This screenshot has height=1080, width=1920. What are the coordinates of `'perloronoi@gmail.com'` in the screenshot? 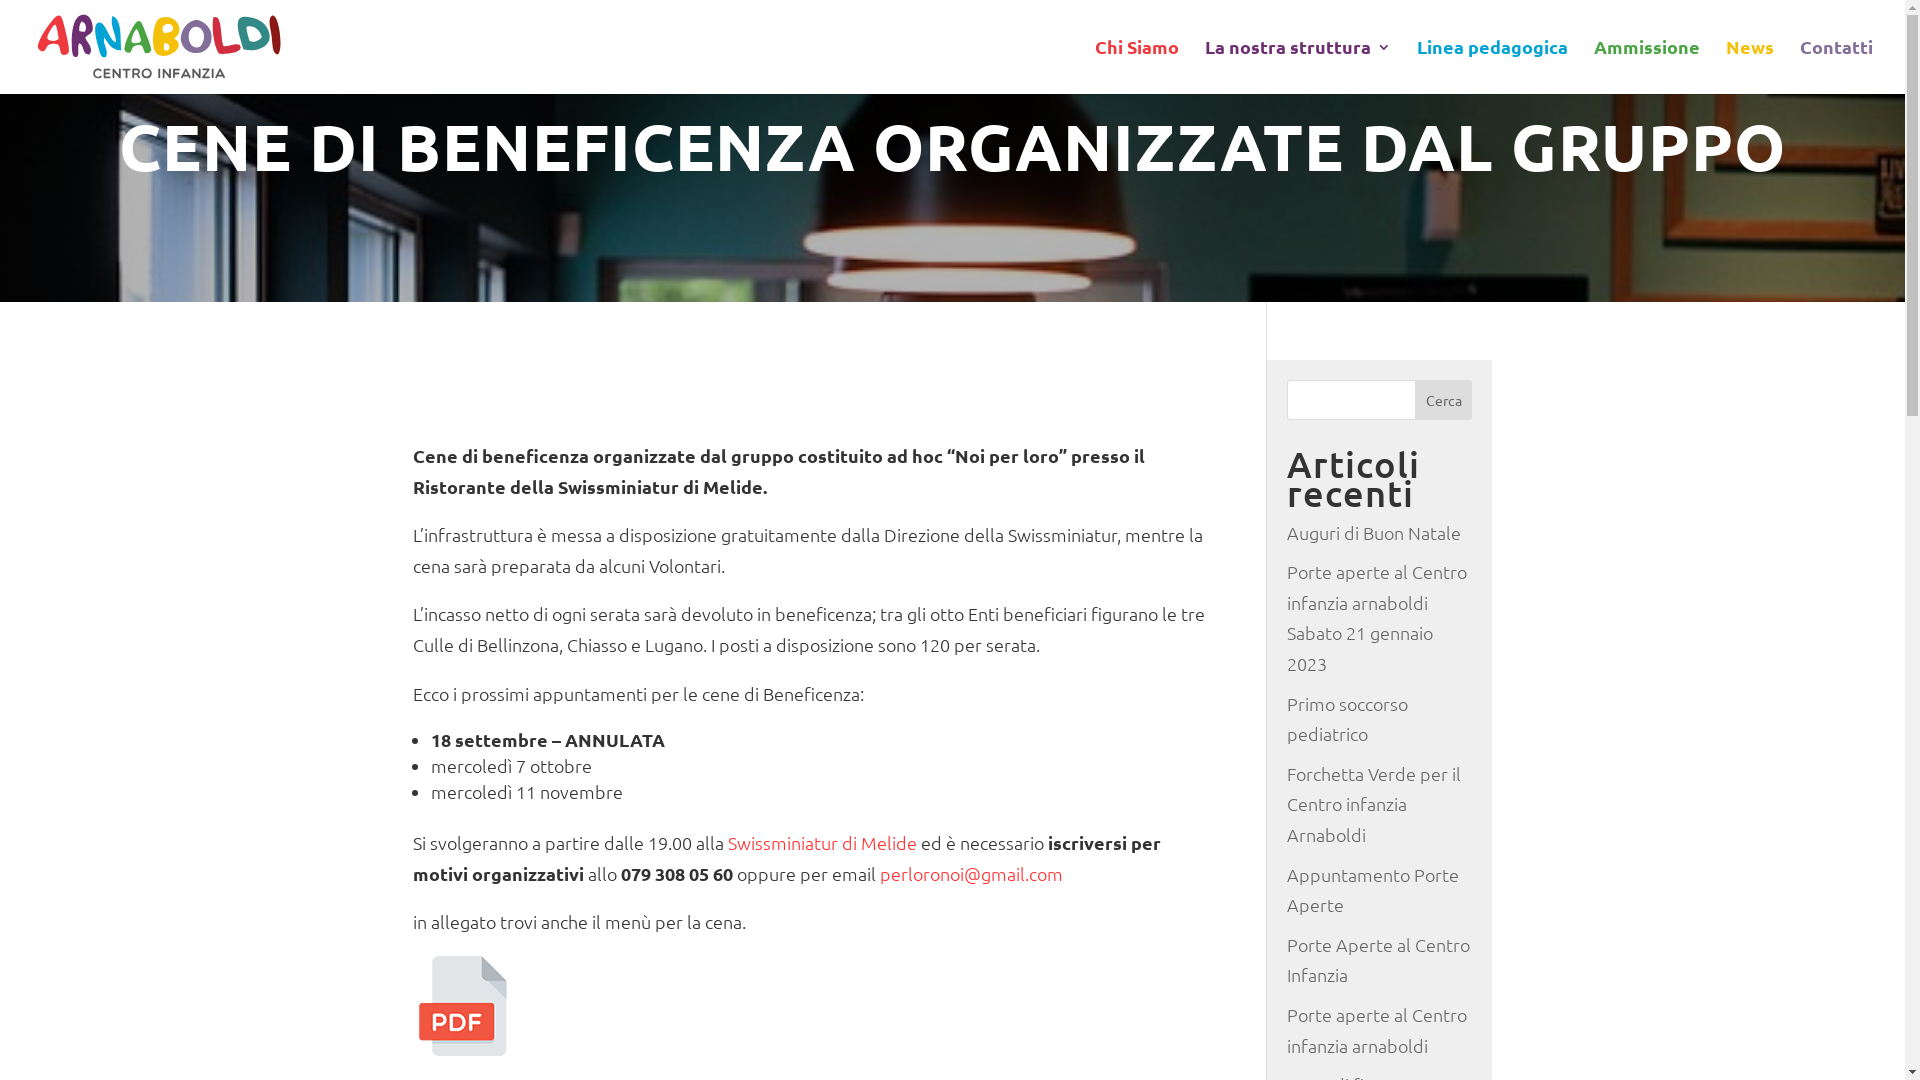 It's located at (971, 872).